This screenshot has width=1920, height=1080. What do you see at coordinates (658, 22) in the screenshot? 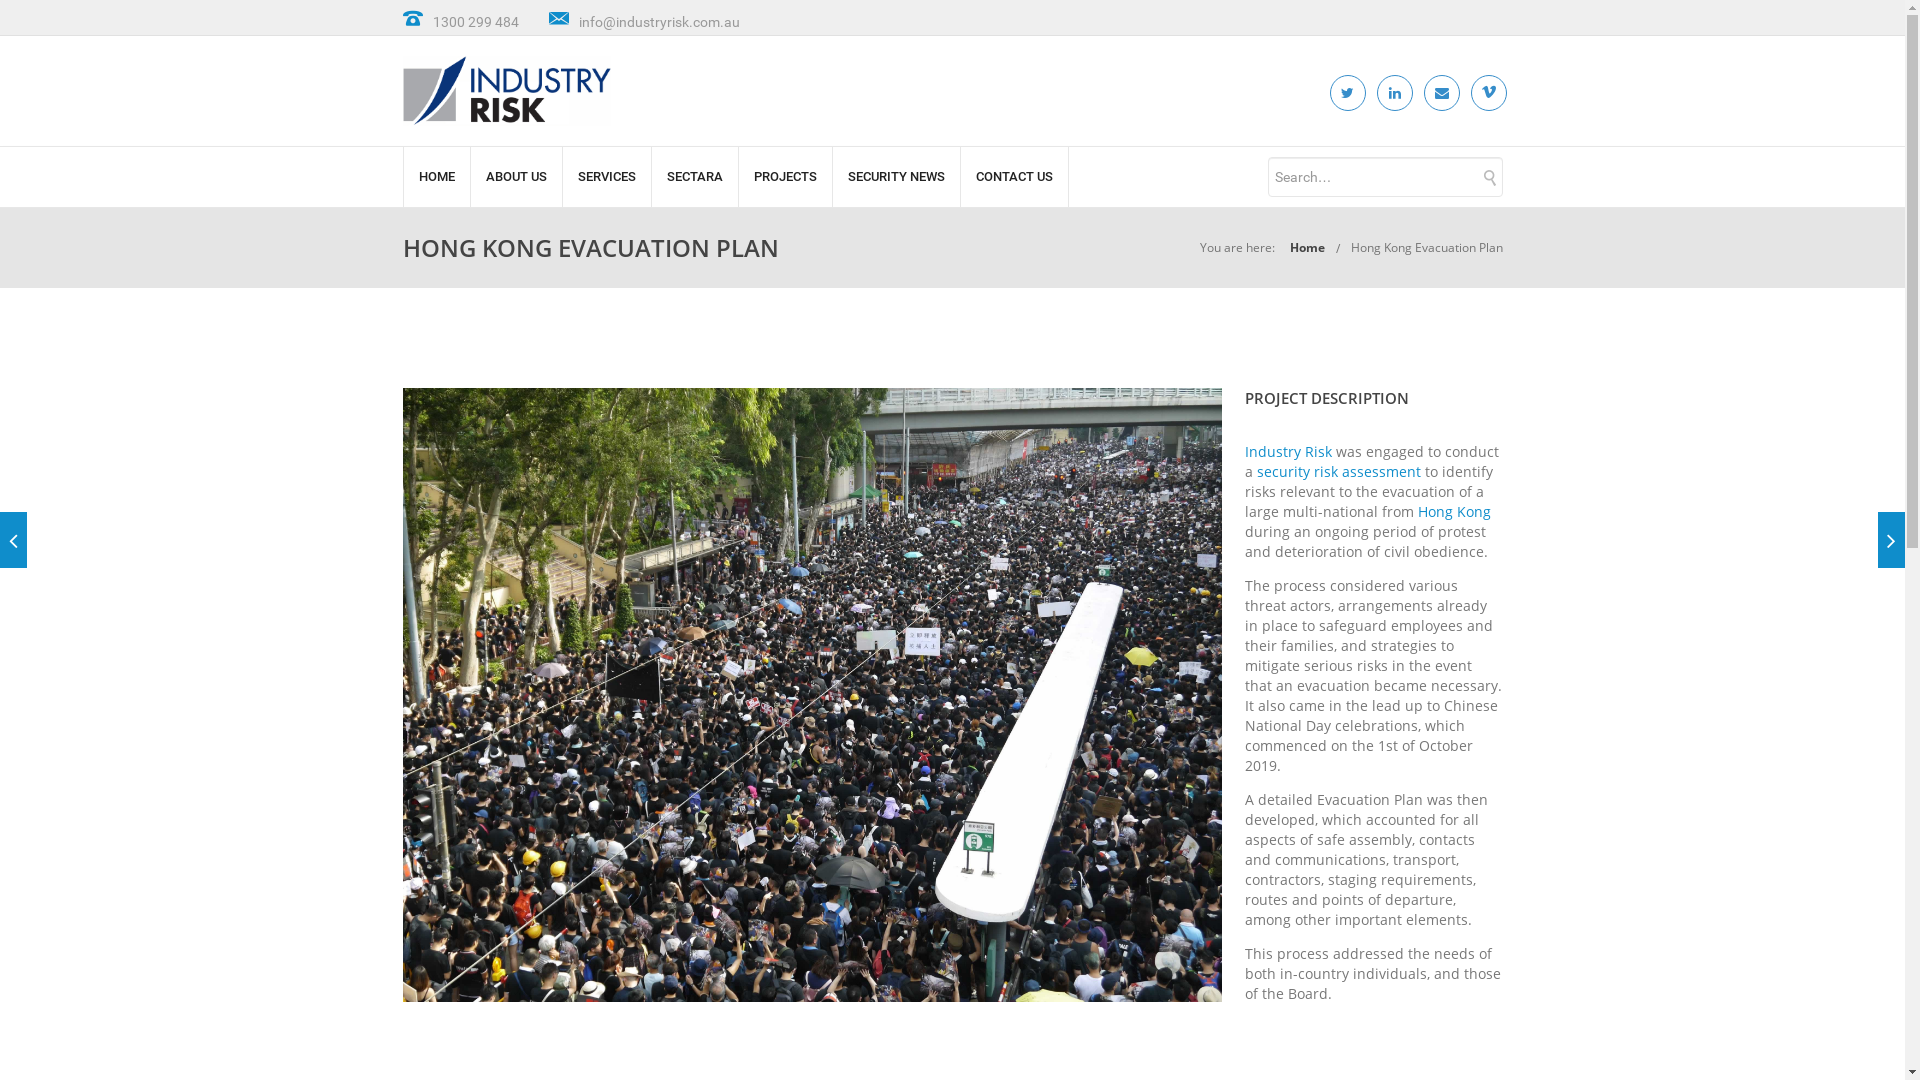
I see `'info@industryrisk.com.au'` at bounding box center [658, 22].